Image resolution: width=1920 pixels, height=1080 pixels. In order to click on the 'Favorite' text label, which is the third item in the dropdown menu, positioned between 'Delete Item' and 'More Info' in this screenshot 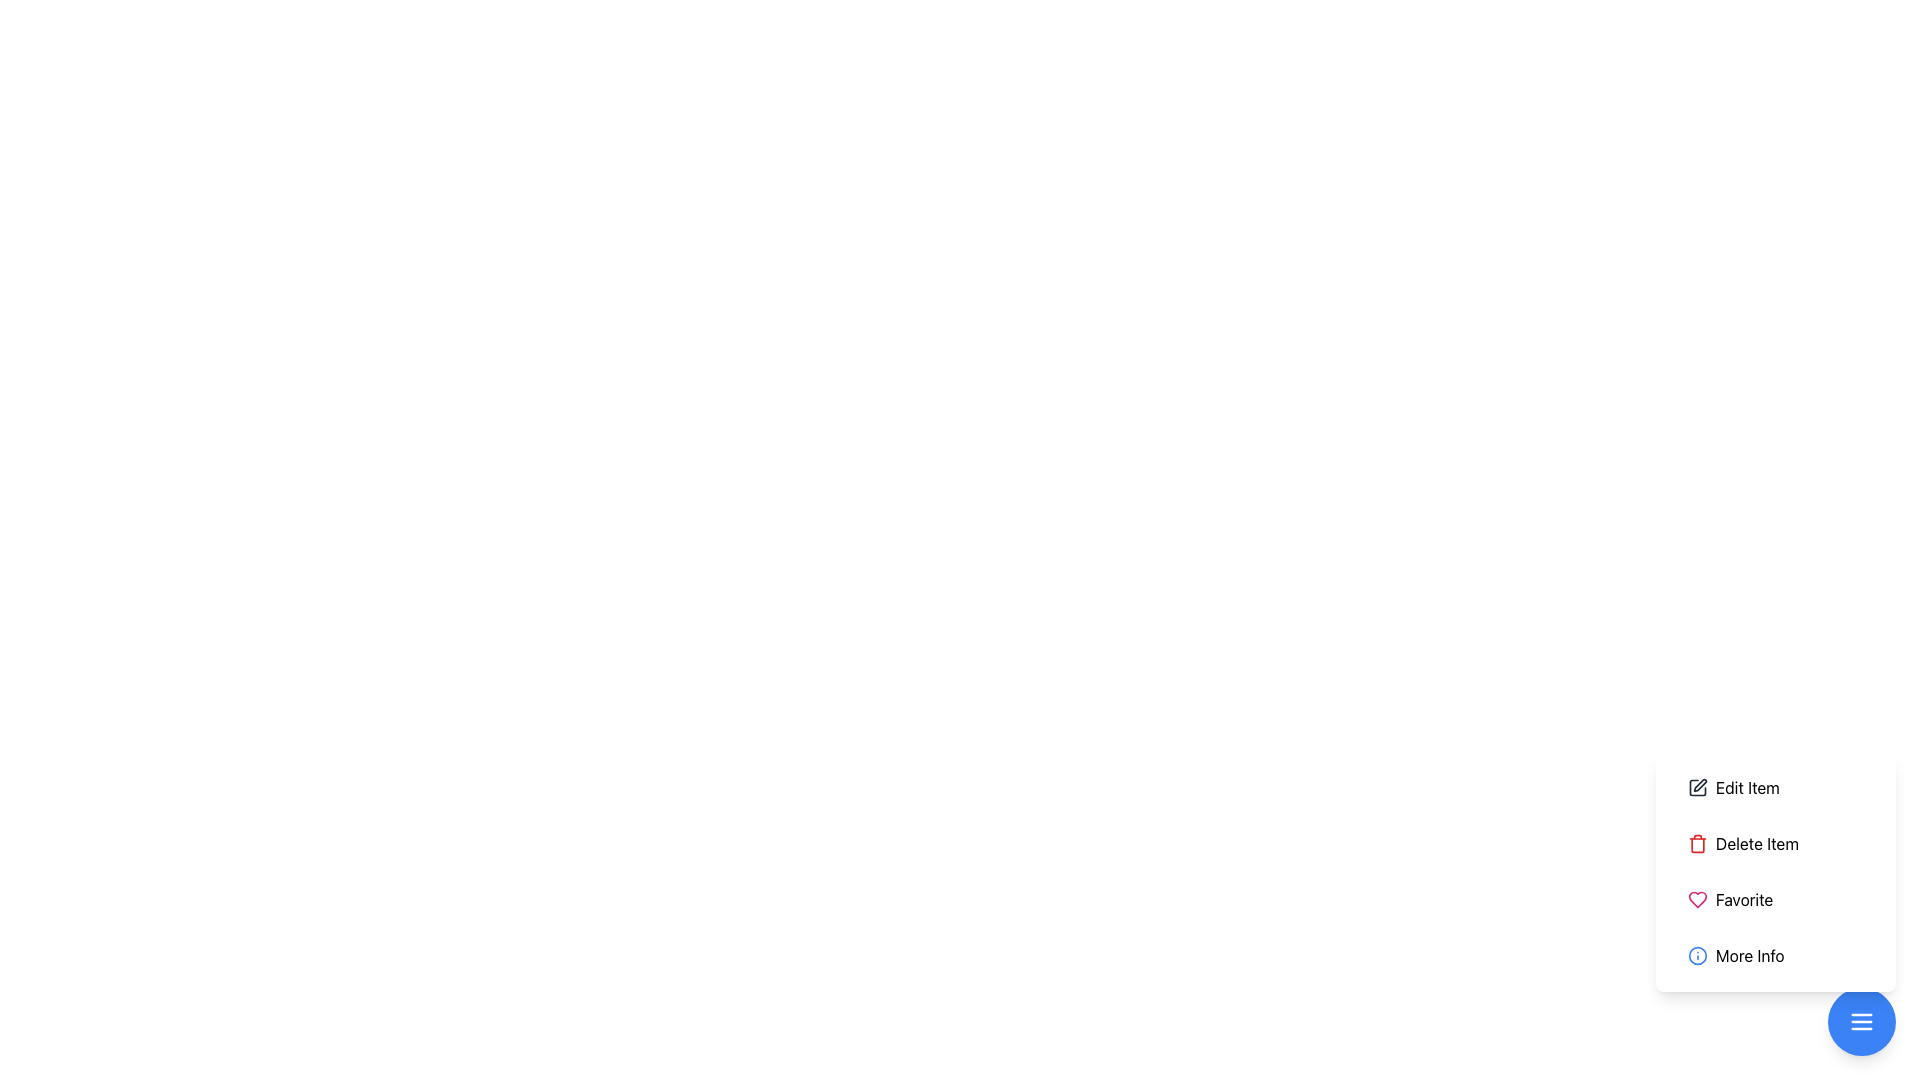, I will do `click(1743, 898)`.